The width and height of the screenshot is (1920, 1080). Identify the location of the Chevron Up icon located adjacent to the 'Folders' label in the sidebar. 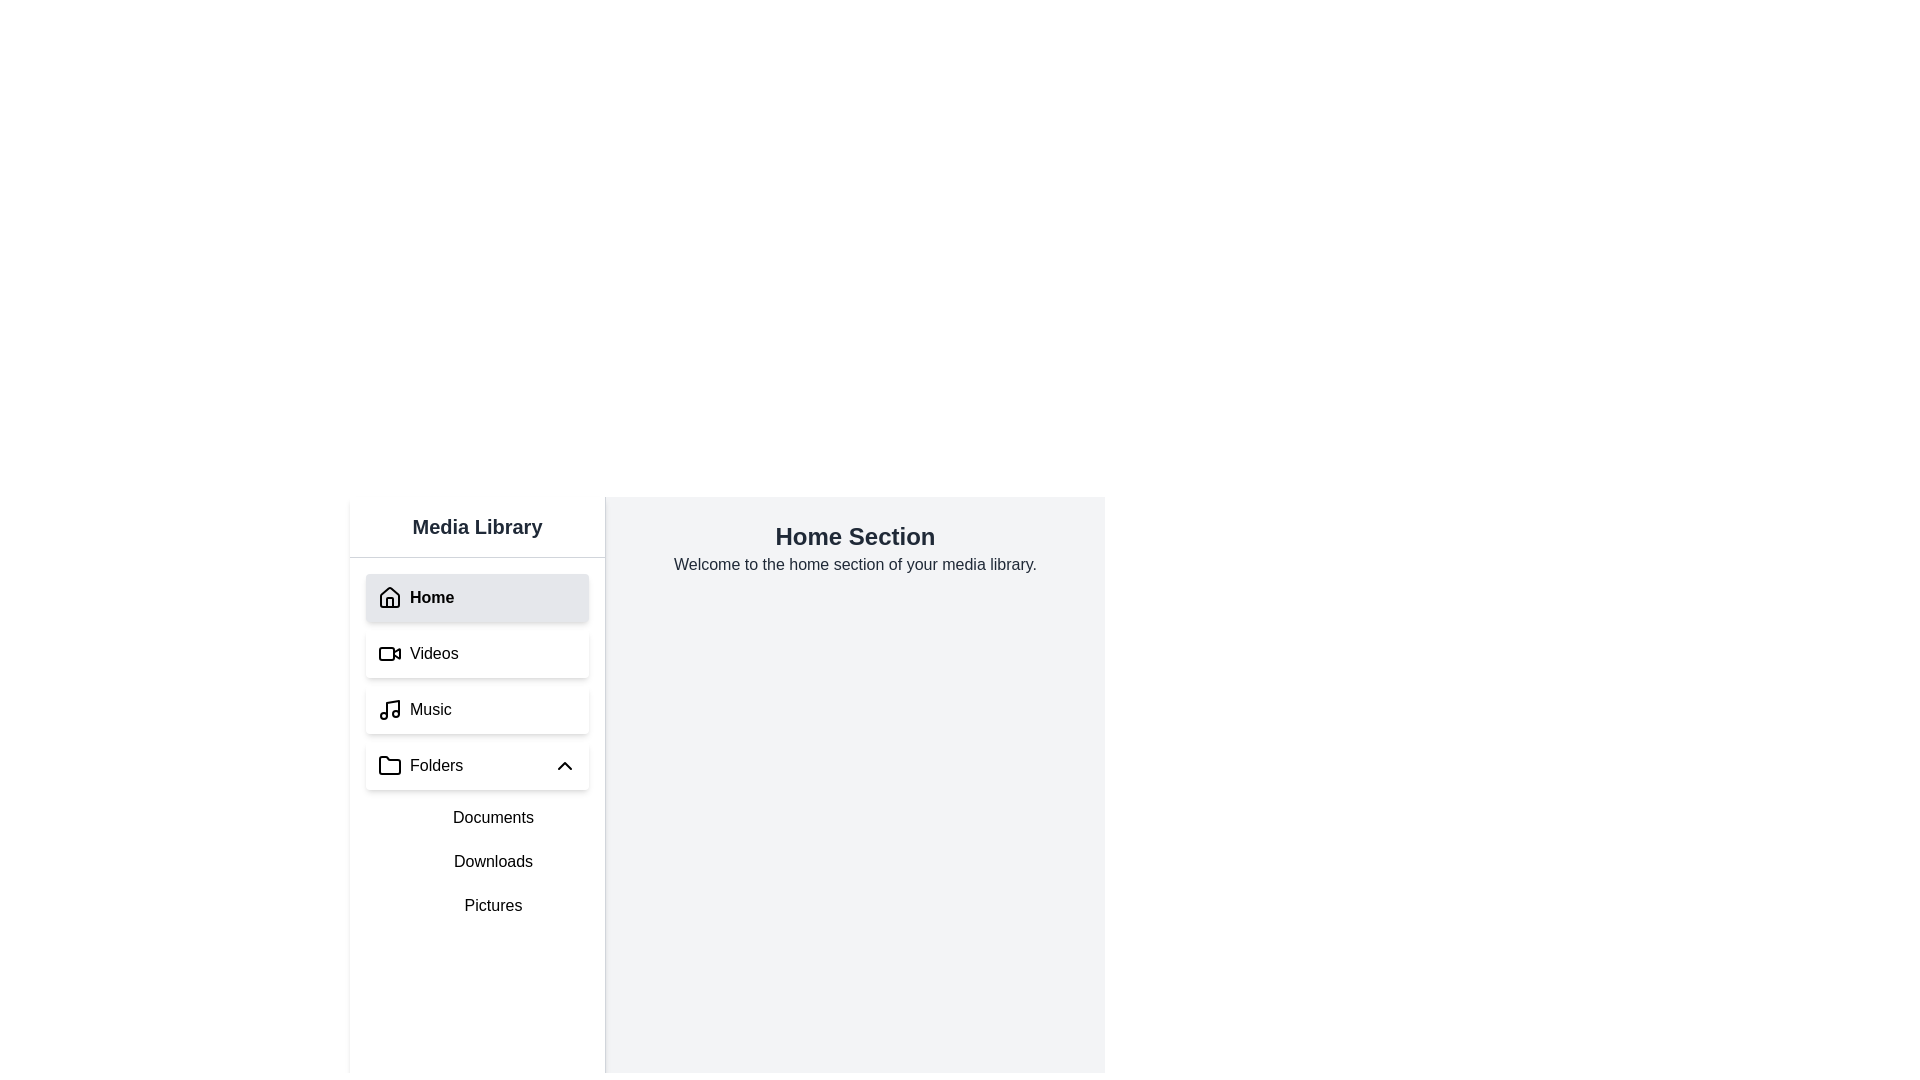
(564, 765).